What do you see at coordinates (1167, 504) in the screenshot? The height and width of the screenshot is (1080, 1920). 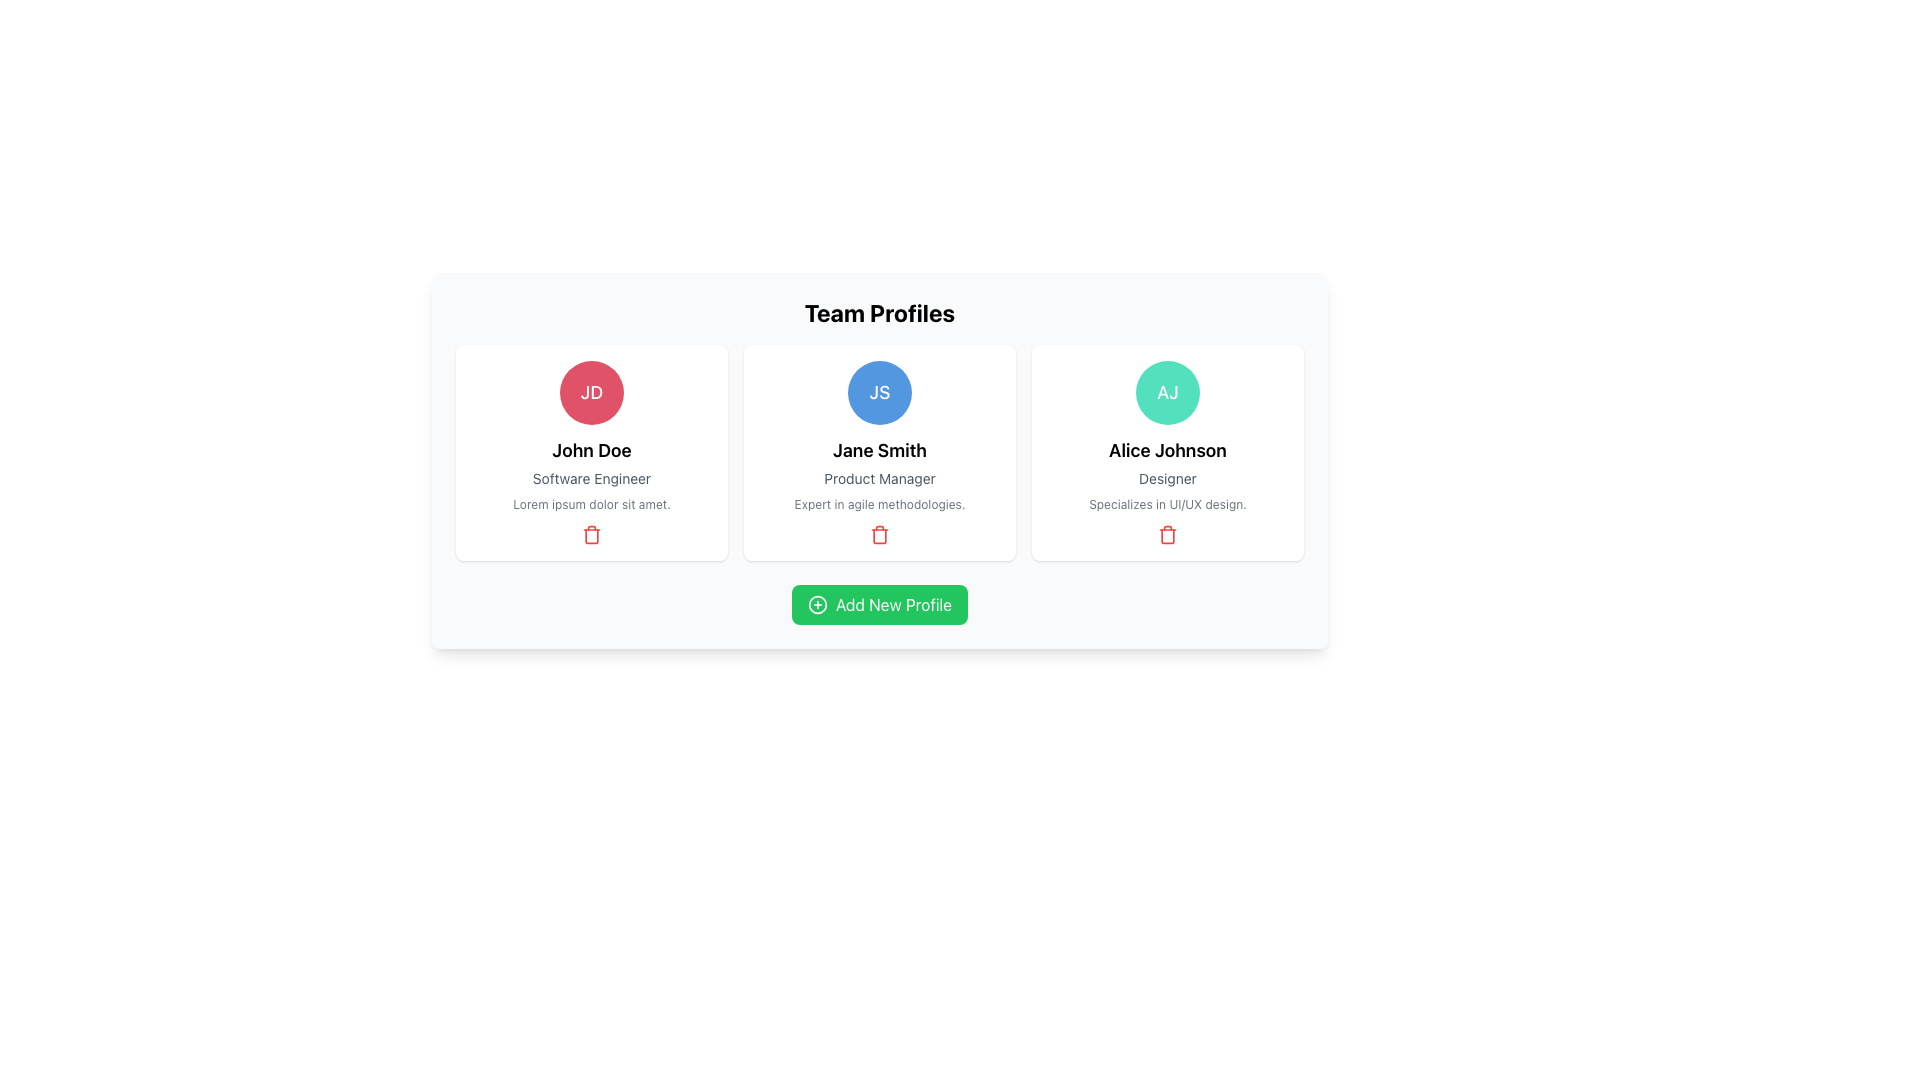 I see `static text labeled 'Specializes in UI/UX design.' located at the bottom of the rightmost profile card, beneath the 'Designer' label` at bounding box center [1167, 504].